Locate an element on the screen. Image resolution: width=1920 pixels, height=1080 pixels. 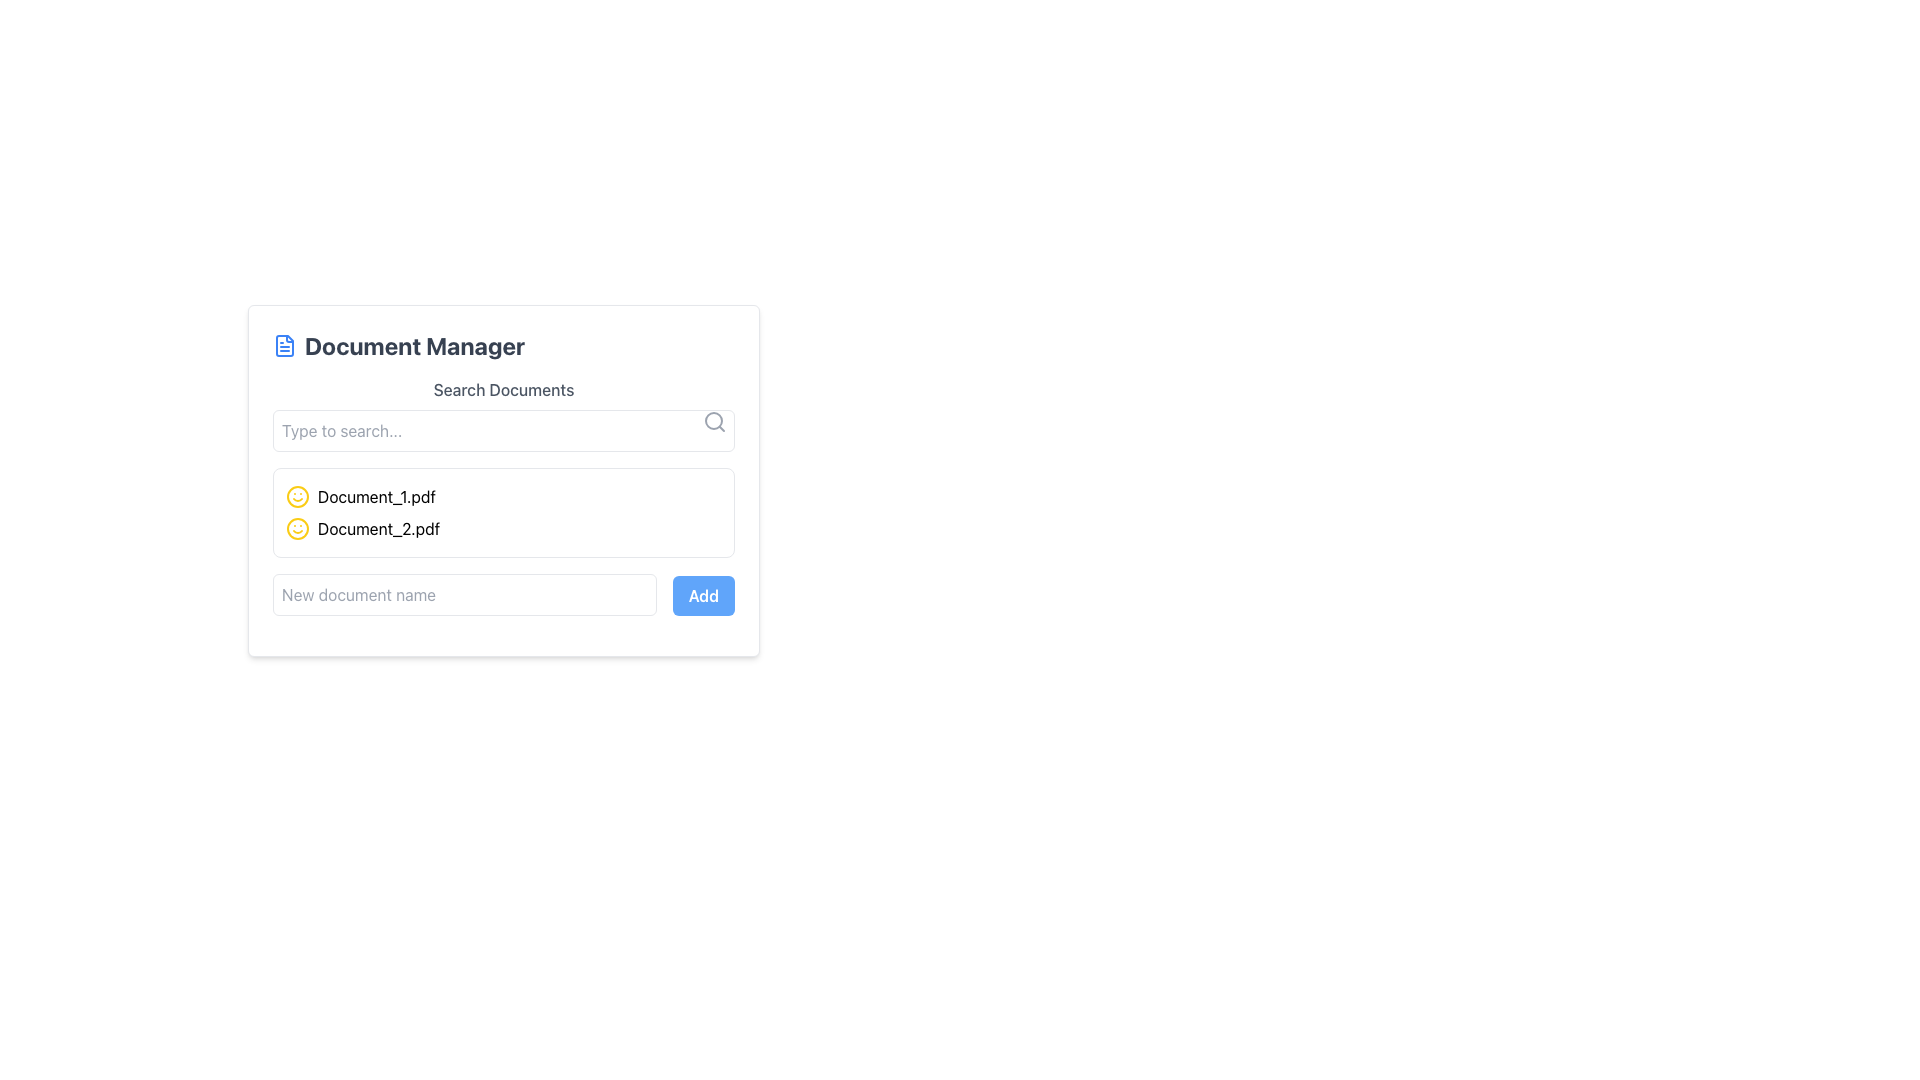
the search icon located at the top-right corner of the 'Type to search...' input field is located at coordinates (715, 420).